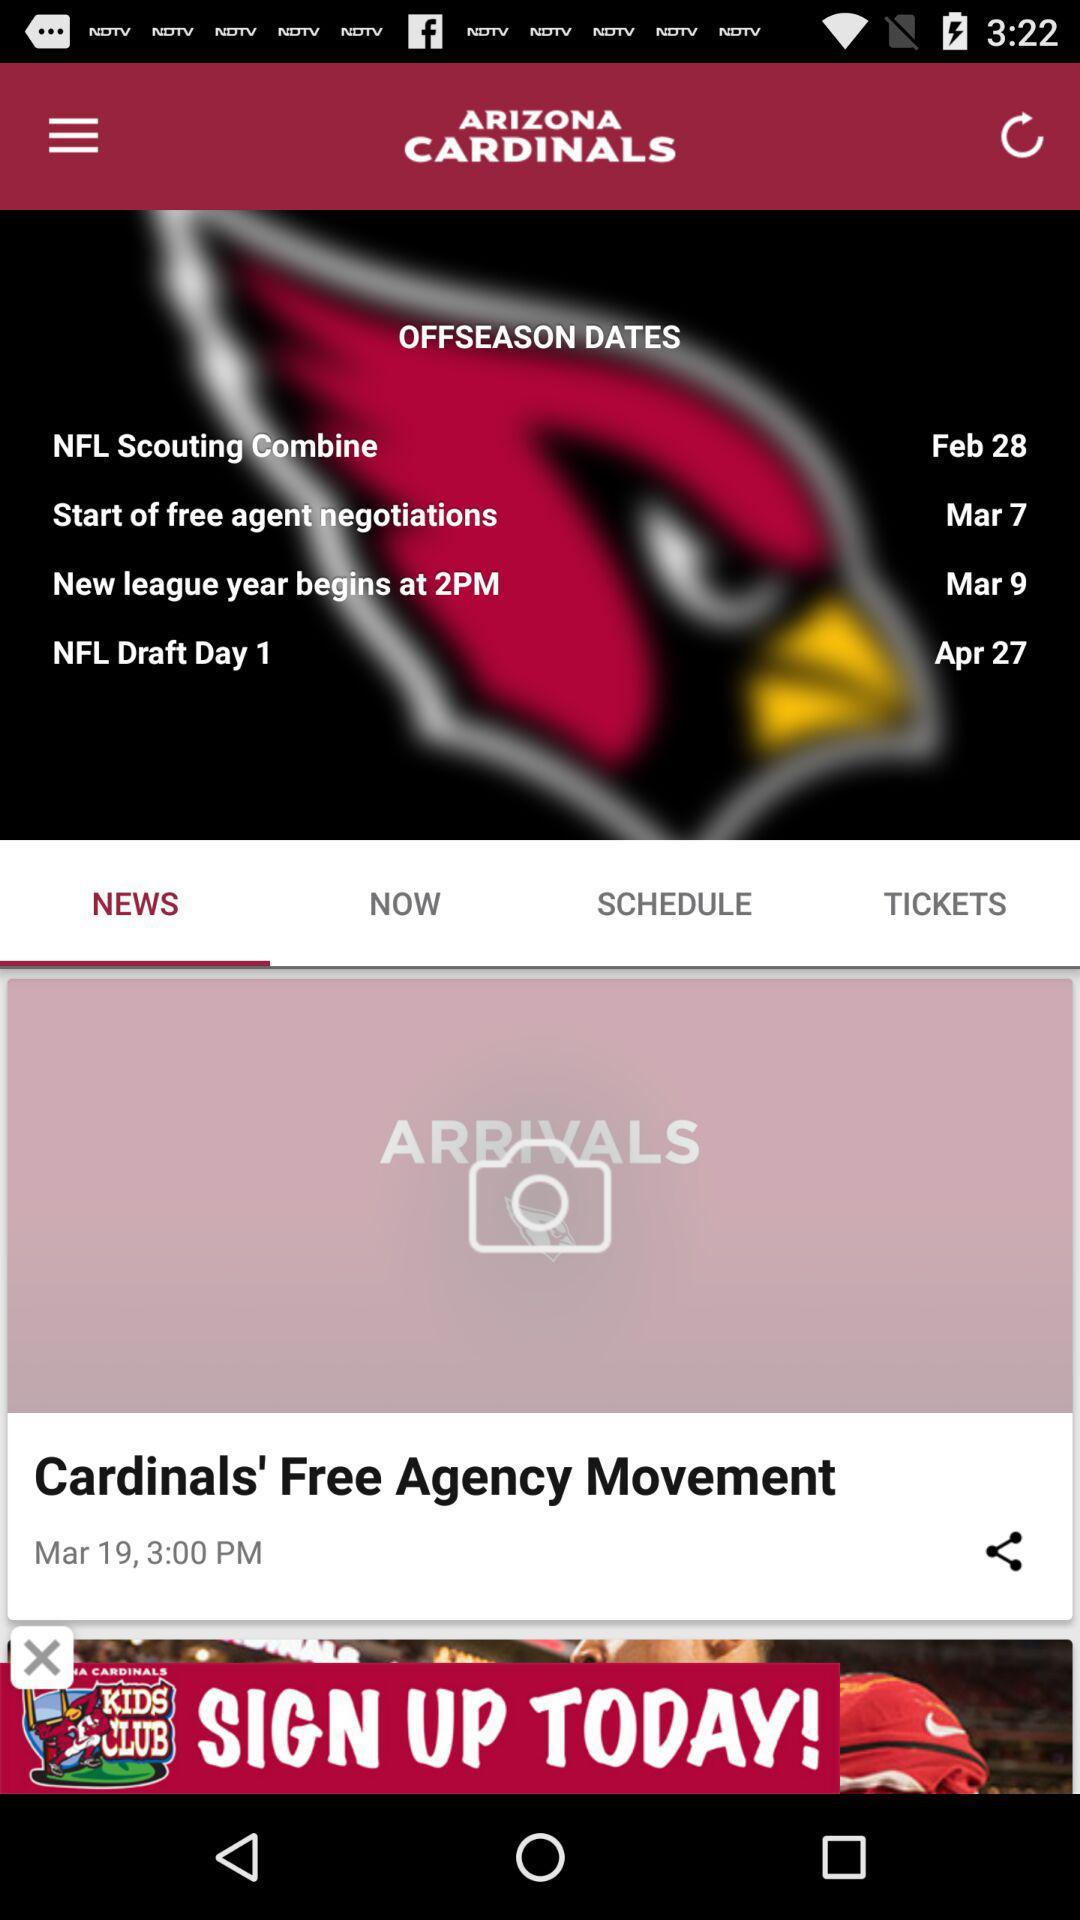  What do you see at coordinates (42, 1657) in the screenshot?
I see `icon below the mar 19 3 item` at bounding box center [42, 1657].